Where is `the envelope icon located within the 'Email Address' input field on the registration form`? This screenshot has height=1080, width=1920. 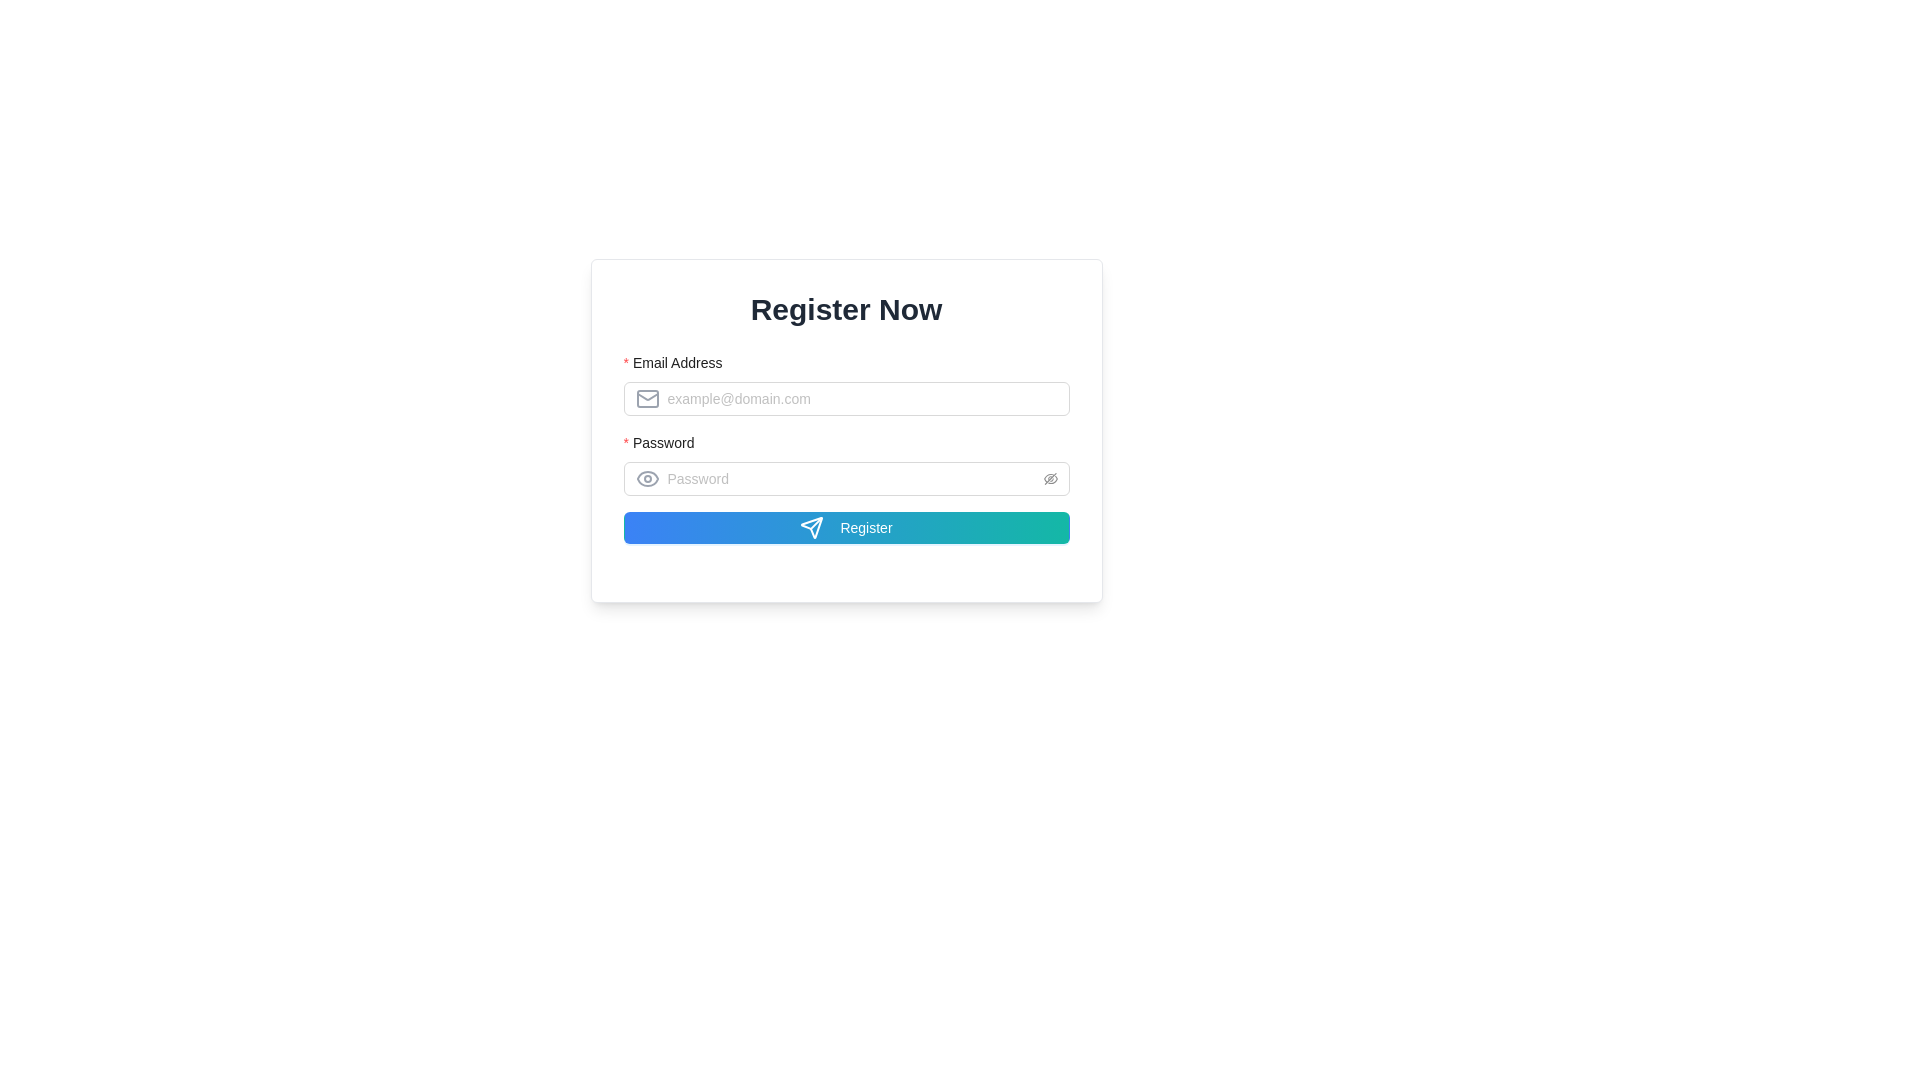
the envelope icon located within the 'Email Address' input field on the registration form is located at coordinates (647, 398).